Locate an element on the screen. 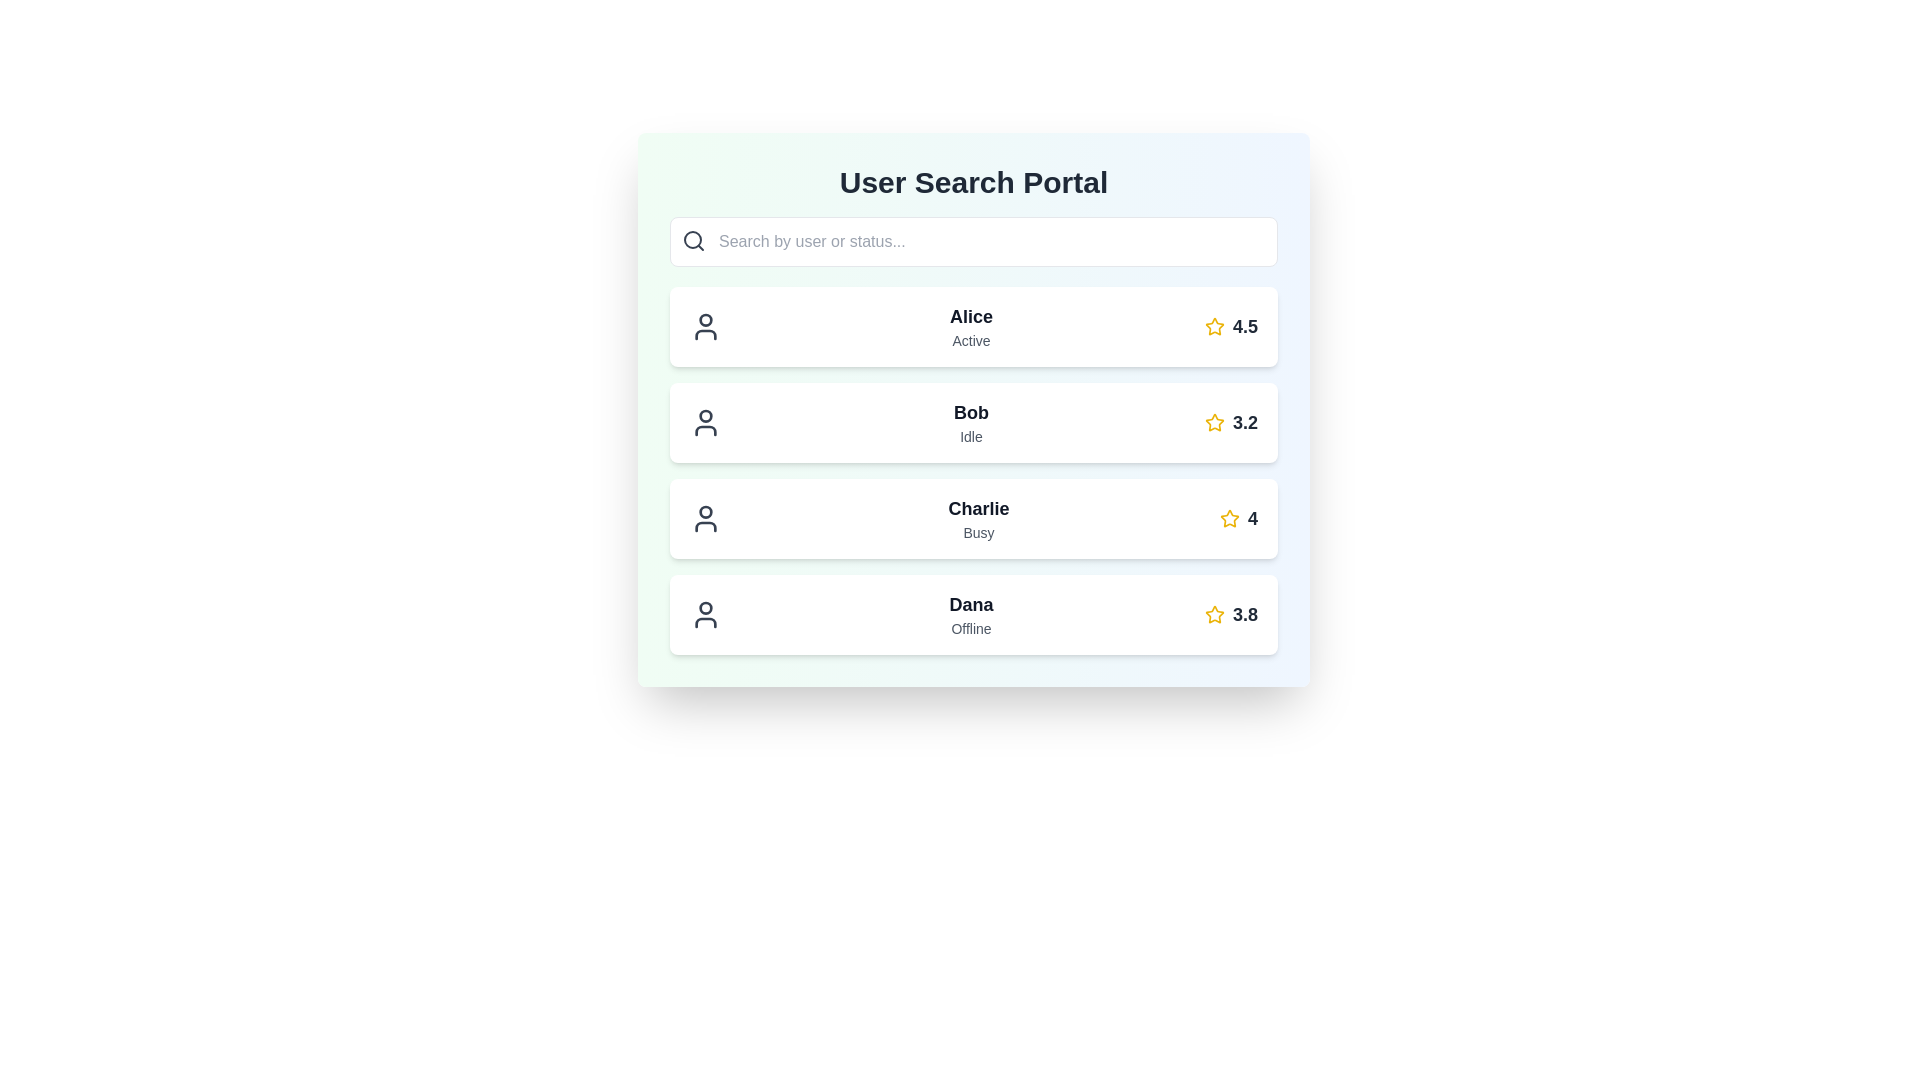 The width and height of the screenshot is (1920, 1080). the star icon used for ratings, which is yellow and located to the right of the text 'Alice' and adjacent to the numerical value '4.5' is located at coordinates (1213, 326).